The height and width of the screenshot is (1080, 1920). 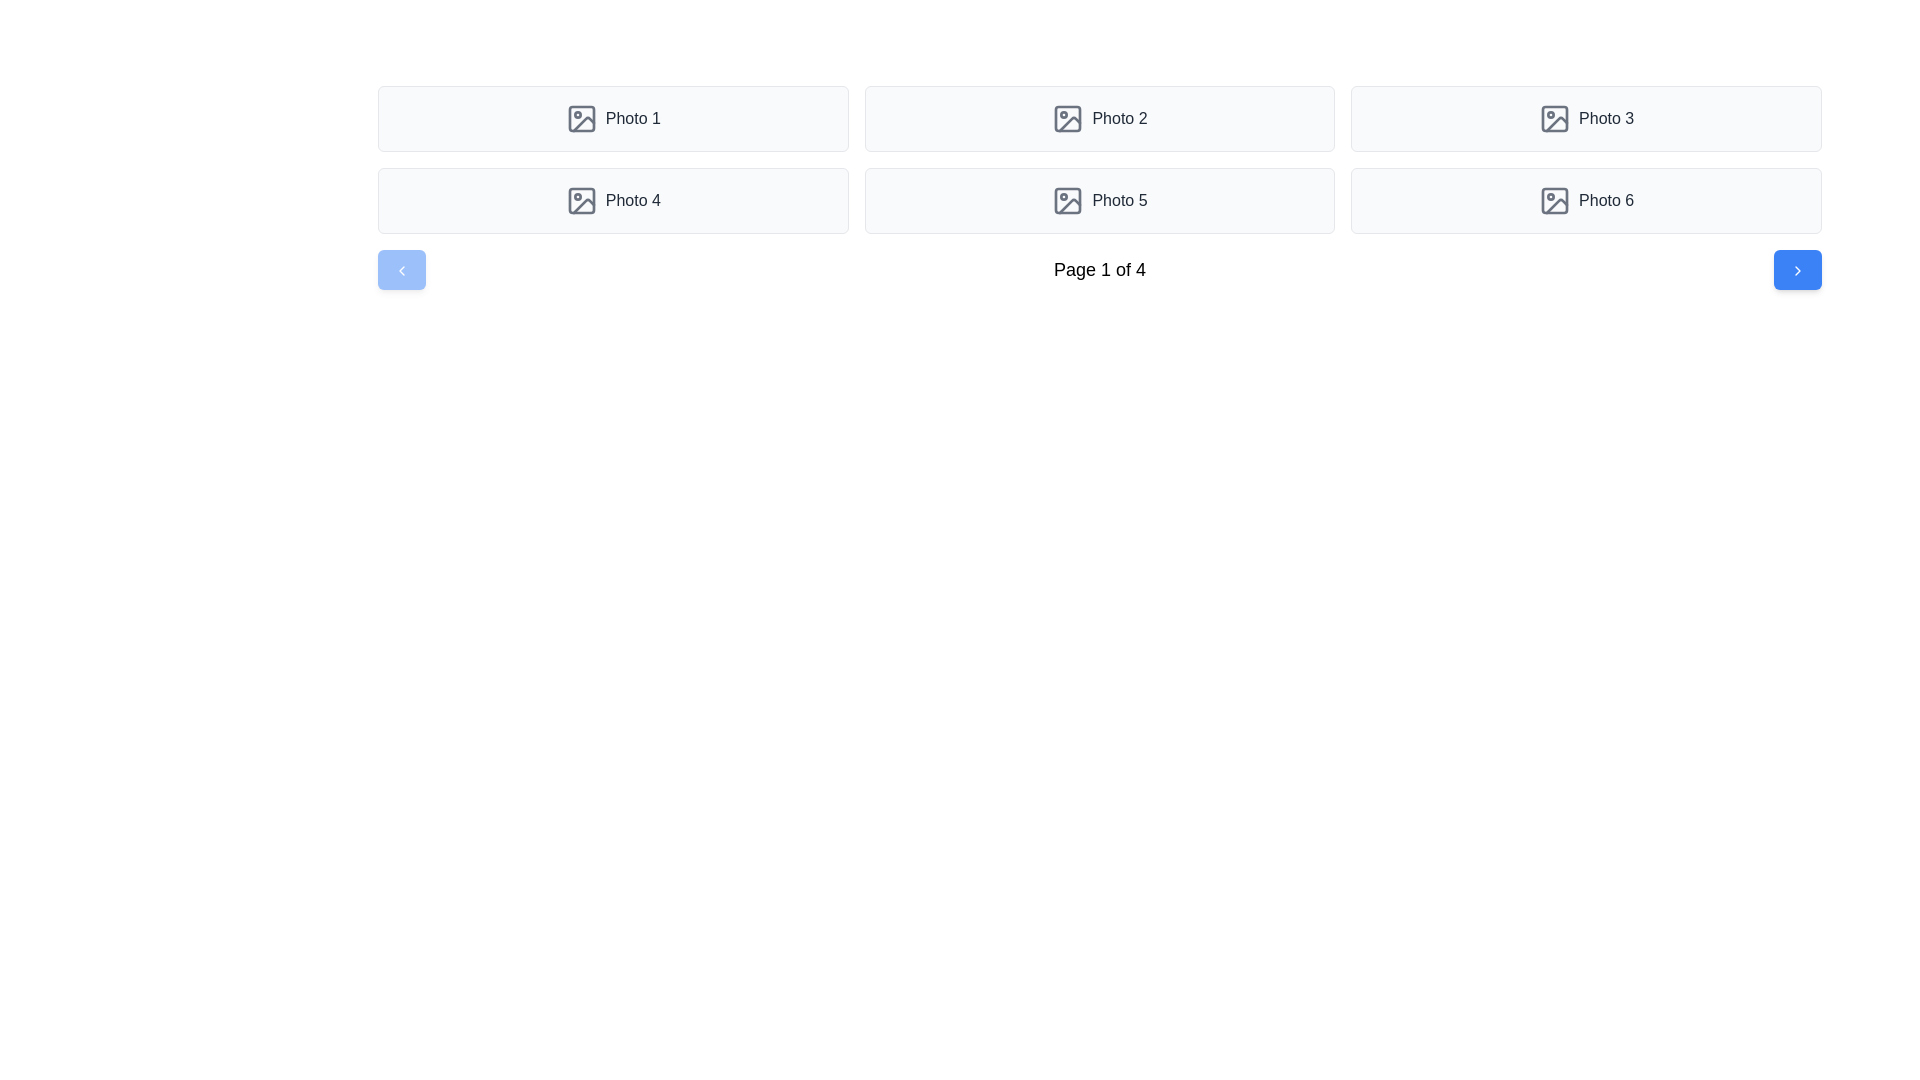 What do you see at coordinates (1098, 119) in the screenshot?
I see `the button labeled 'Photo 2' using keyboard navigation` at bounding box center [1098, 119].